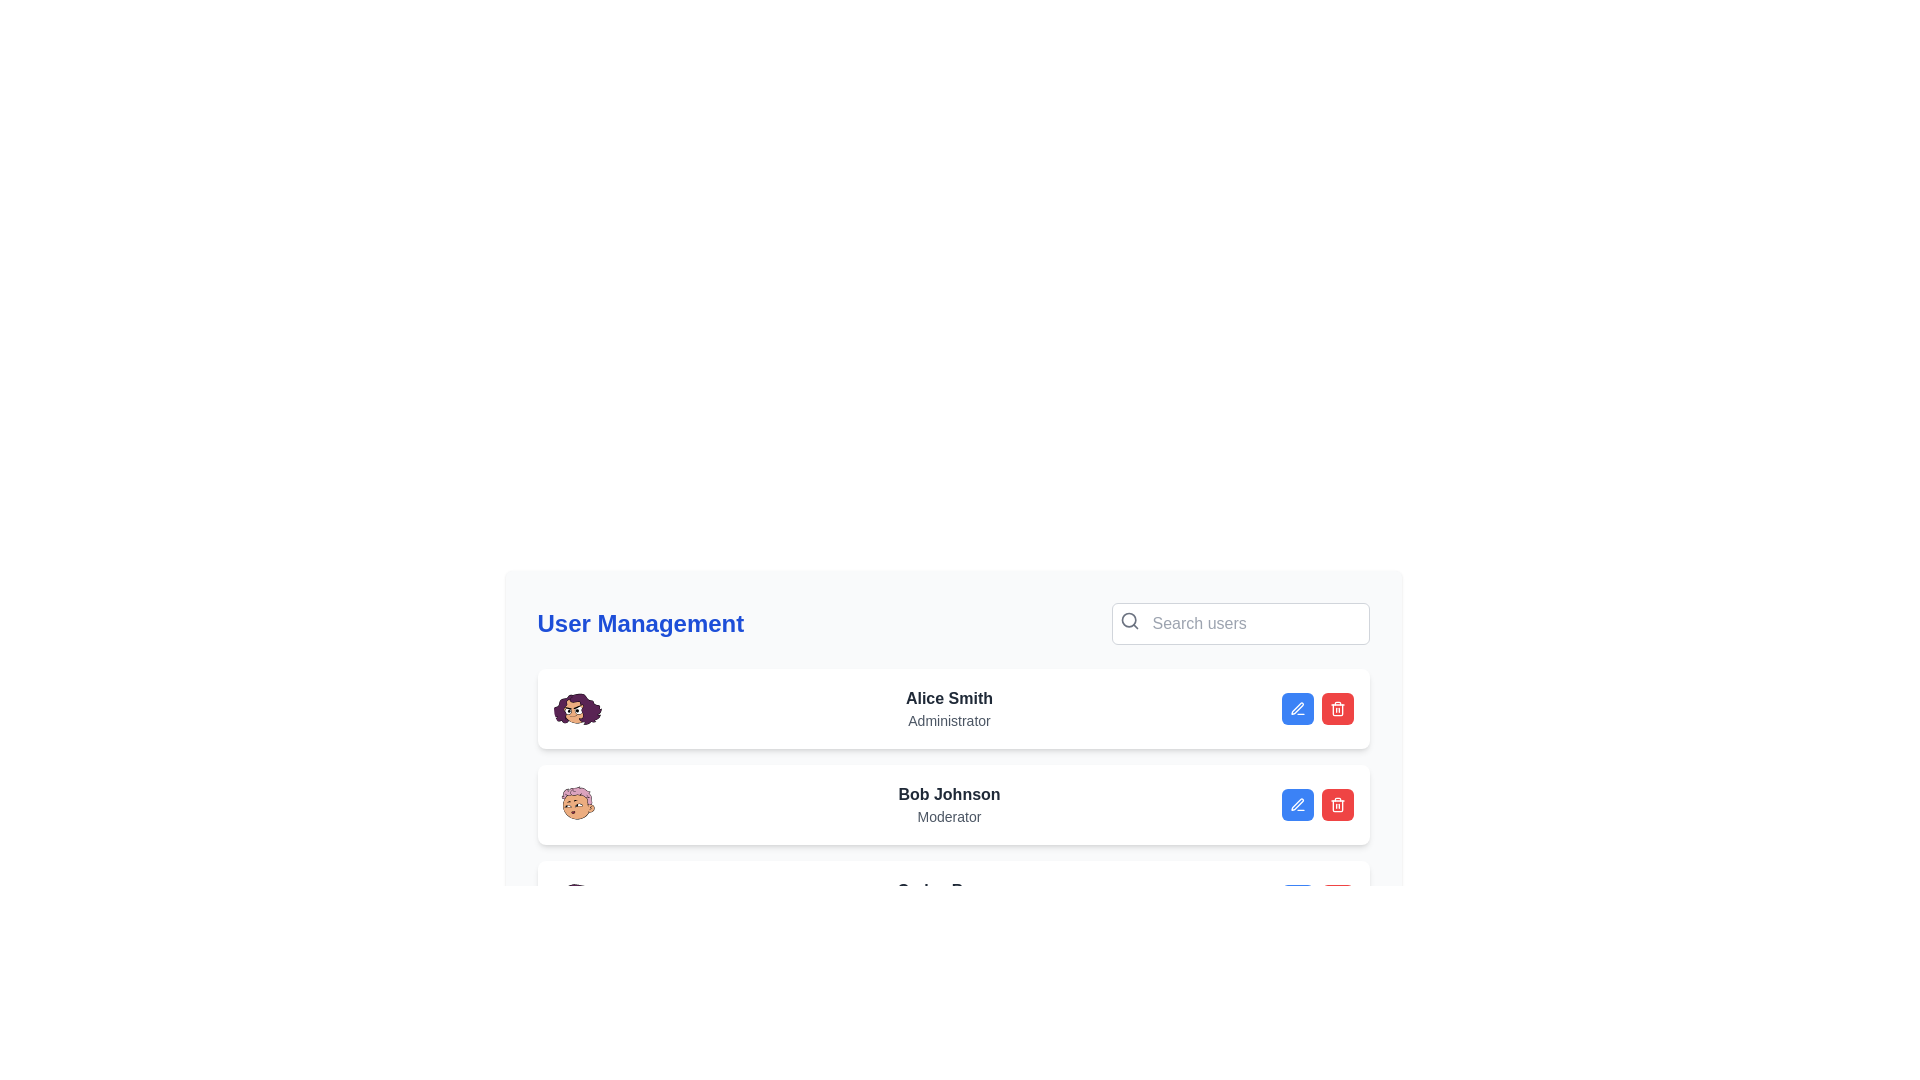 Image resolution: width=1920 pixels, height=1080 pixels. What do you see at coordinates (576, 804) in the screenshot?
I see `the circular avatar image of the pink-haired cartoon character associated with 'Bob Johnson, Moderator'` at bounding box center [576, 804].